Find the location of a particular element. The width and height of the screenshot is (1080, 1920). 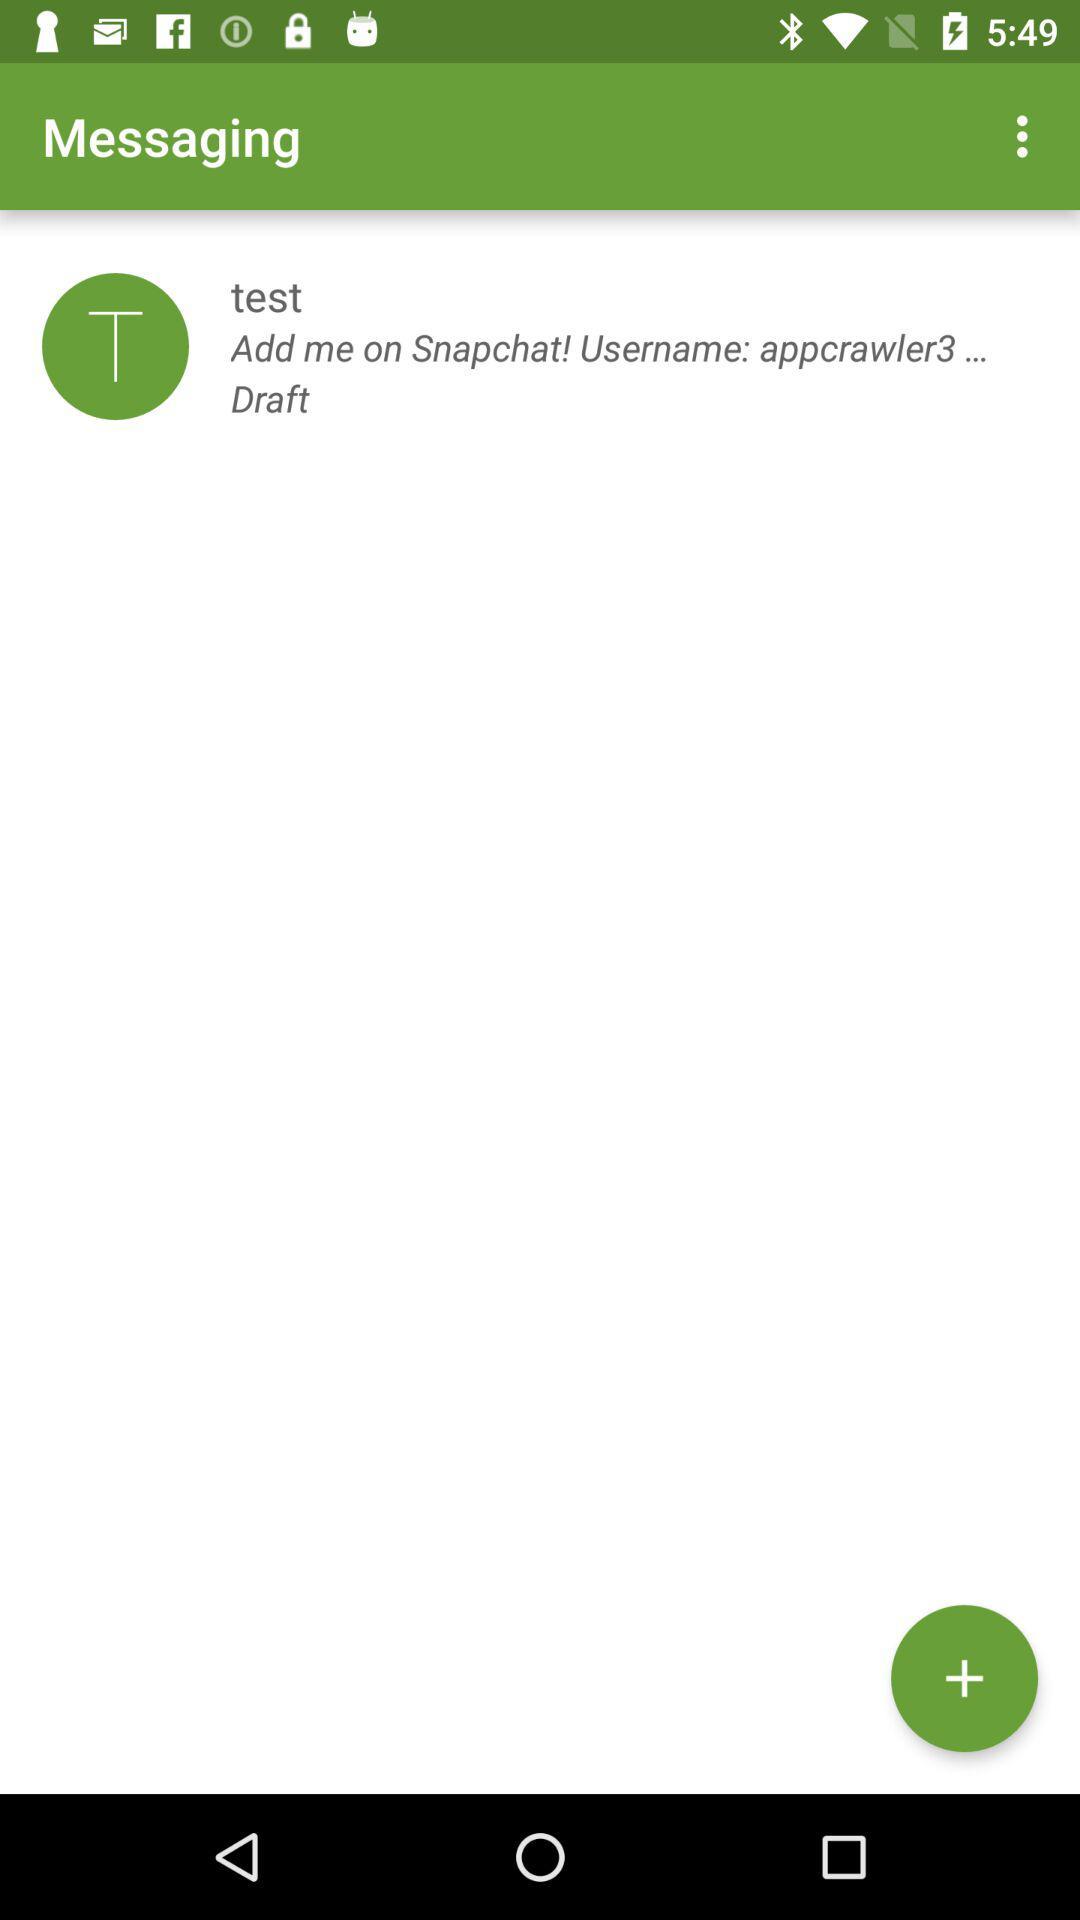

the icon at the bottom right corner is located at coordinates (963, 1678).